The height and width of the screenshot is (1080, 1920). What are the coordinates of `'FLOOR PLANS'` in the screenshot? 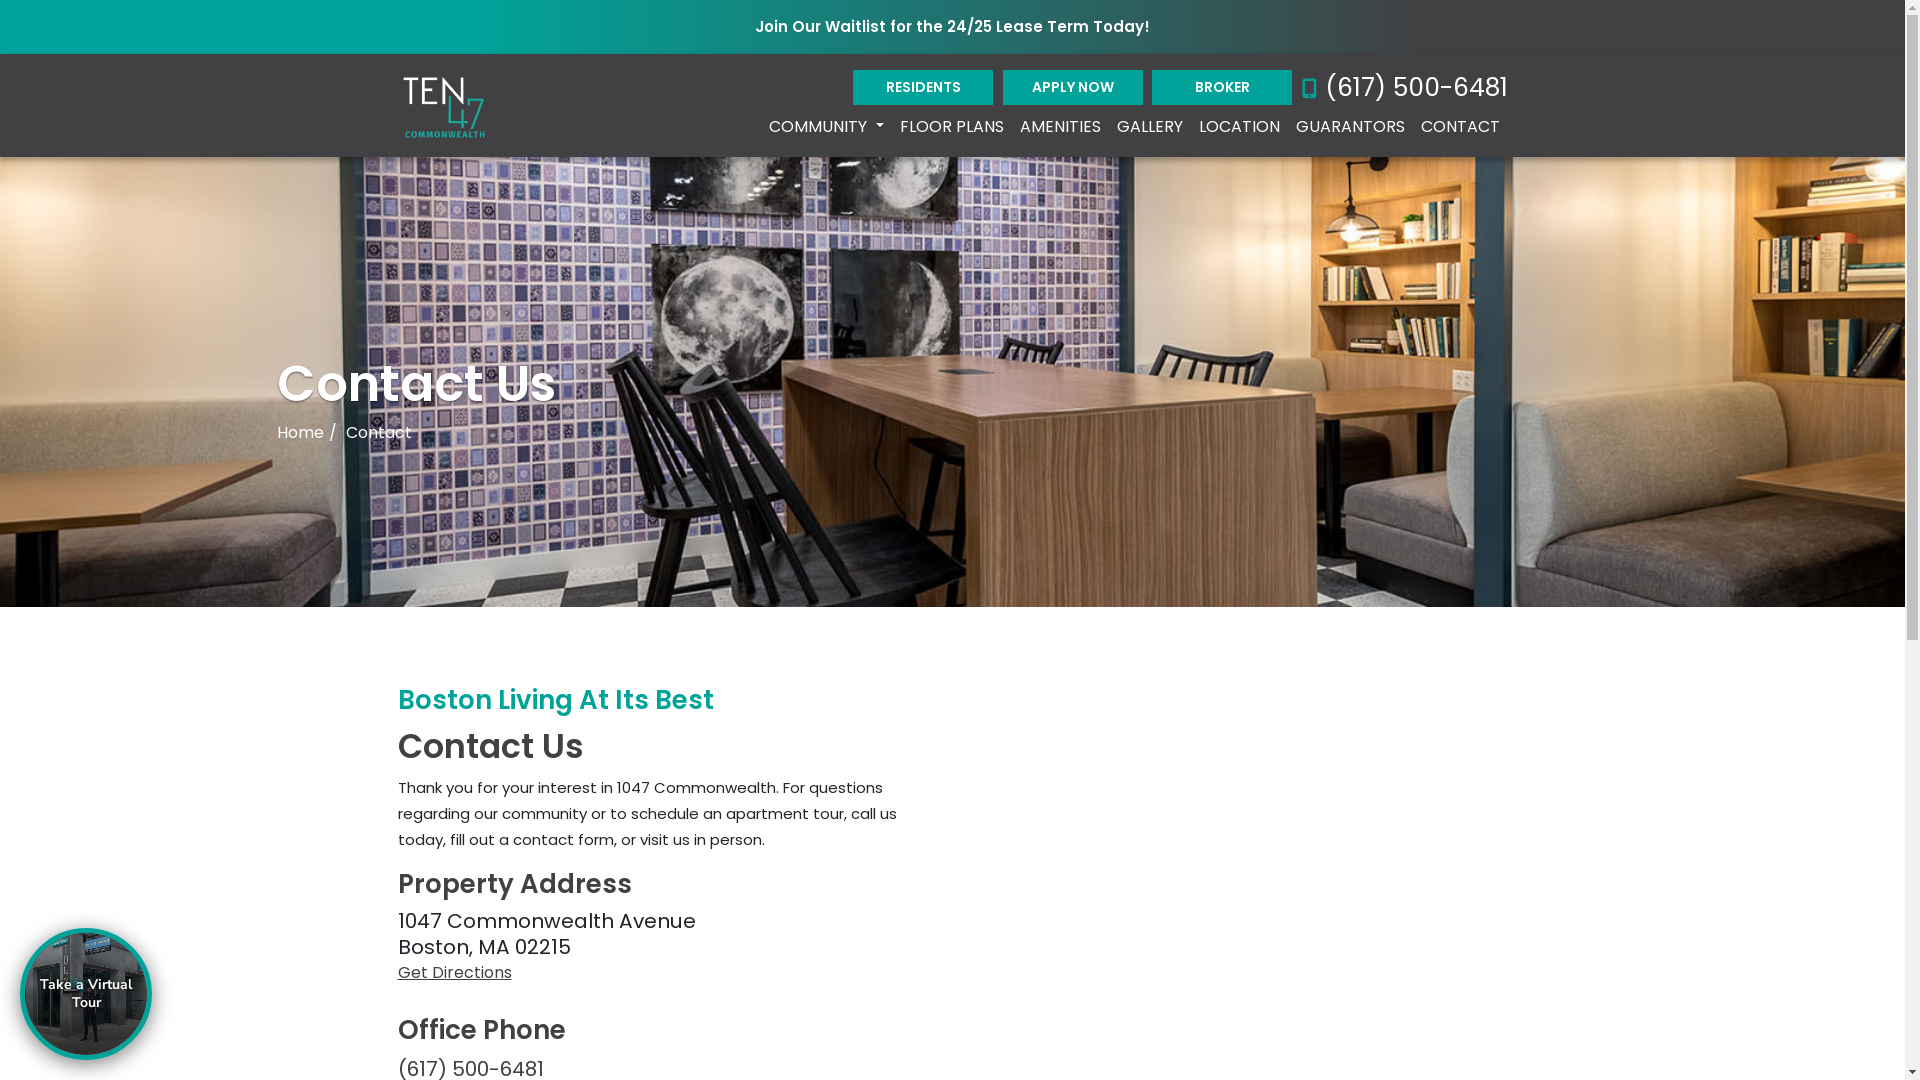 It's located at (950, 126).